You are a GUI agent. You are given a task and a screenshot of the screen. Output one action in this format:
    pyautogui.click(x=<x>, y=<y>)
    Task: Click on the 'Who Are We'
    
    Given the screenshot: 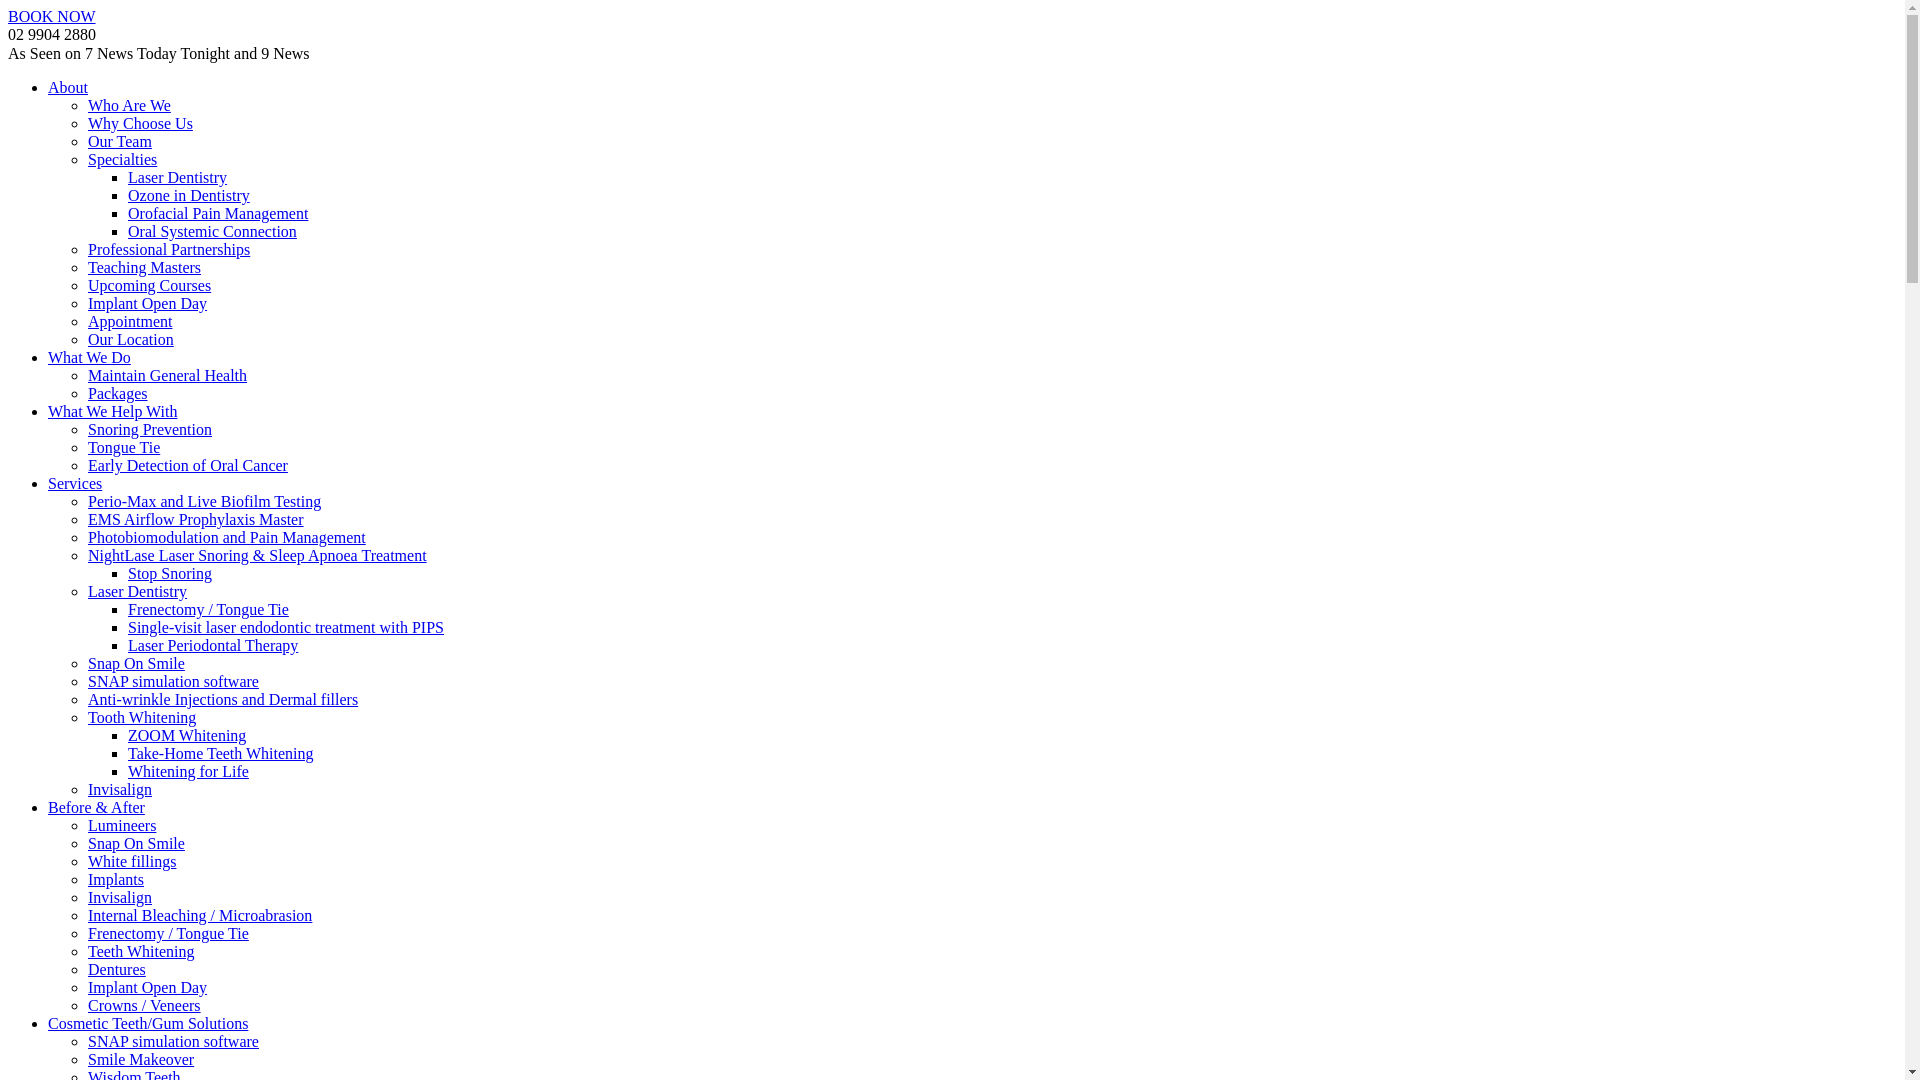 What is the action you would take?
    pyautogui.click(x=86, y=105)
    